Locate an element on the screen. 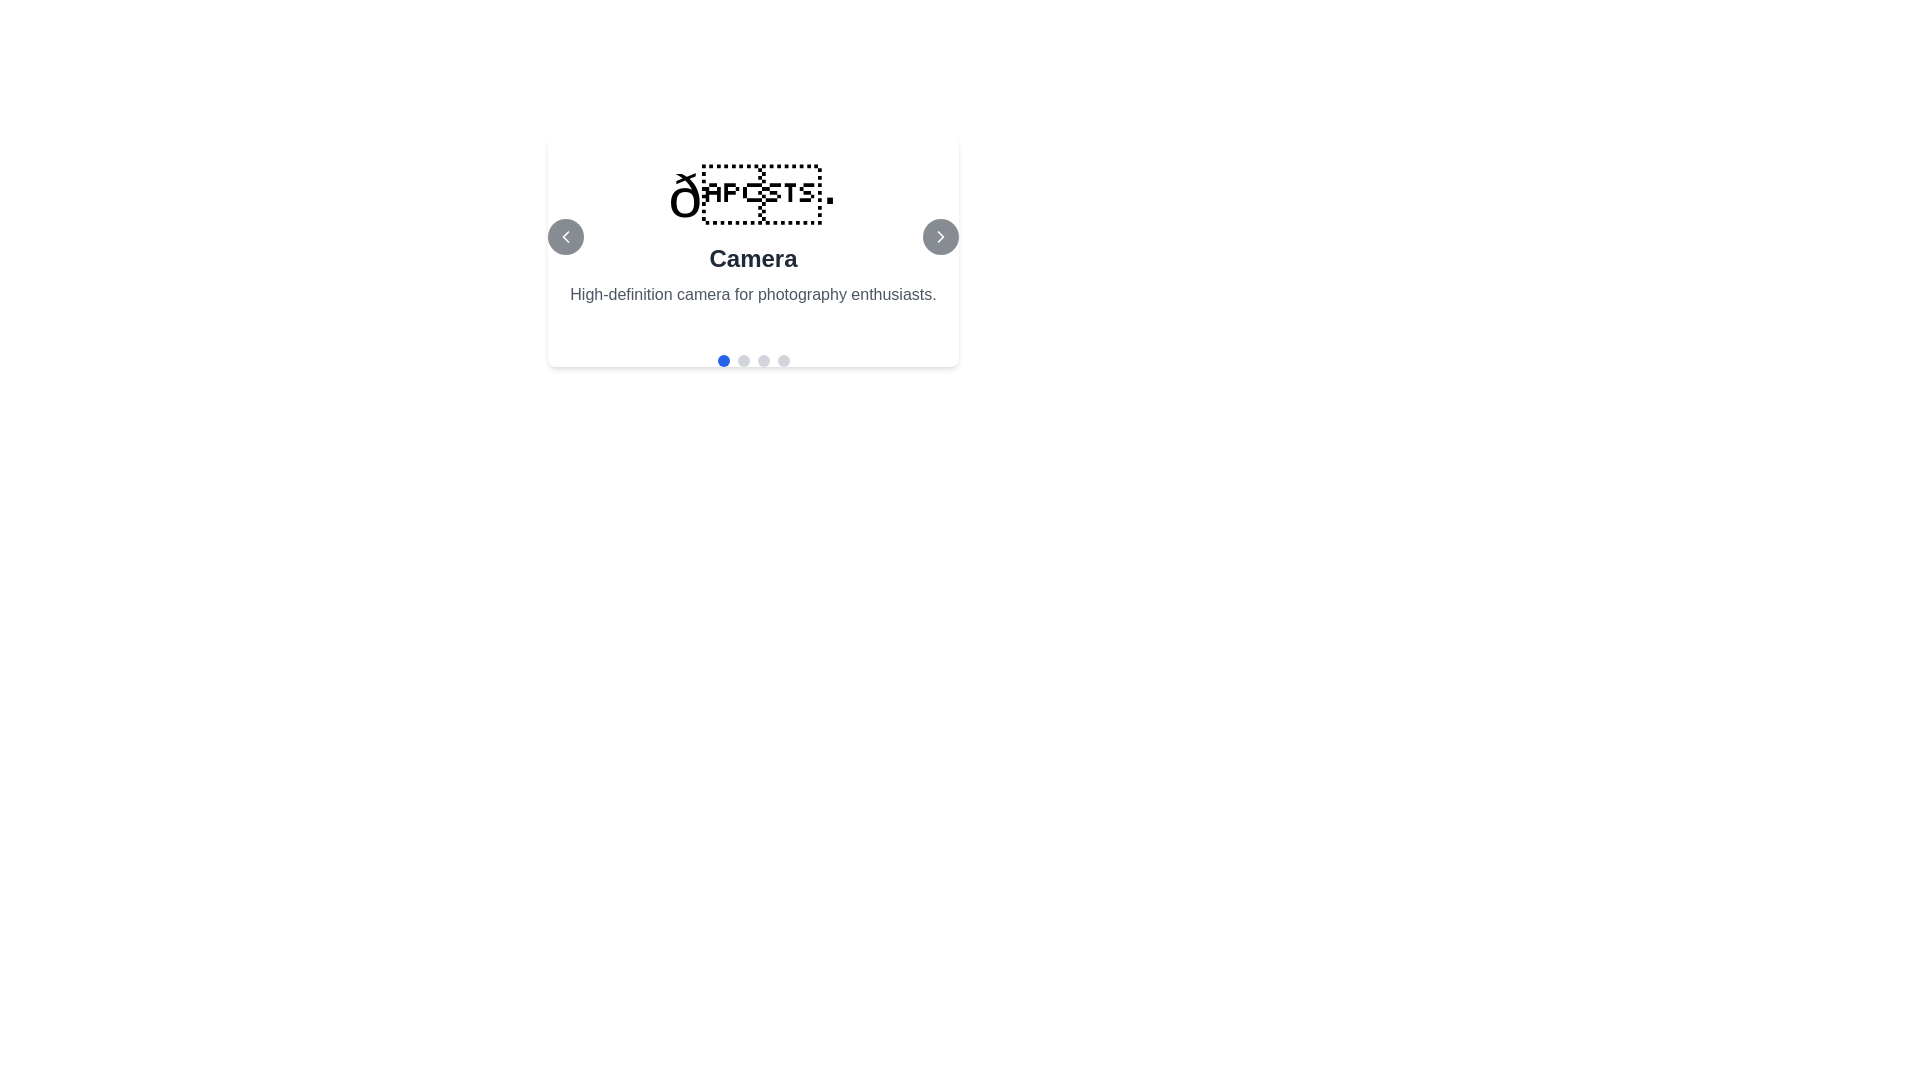 The width and height of the screenshot is (1920, 1080). the decorative symbol located above the 'Camera' title in the 'Camera' section, which enhances the visual appeal of the UI is located at coordinates (752, 196).